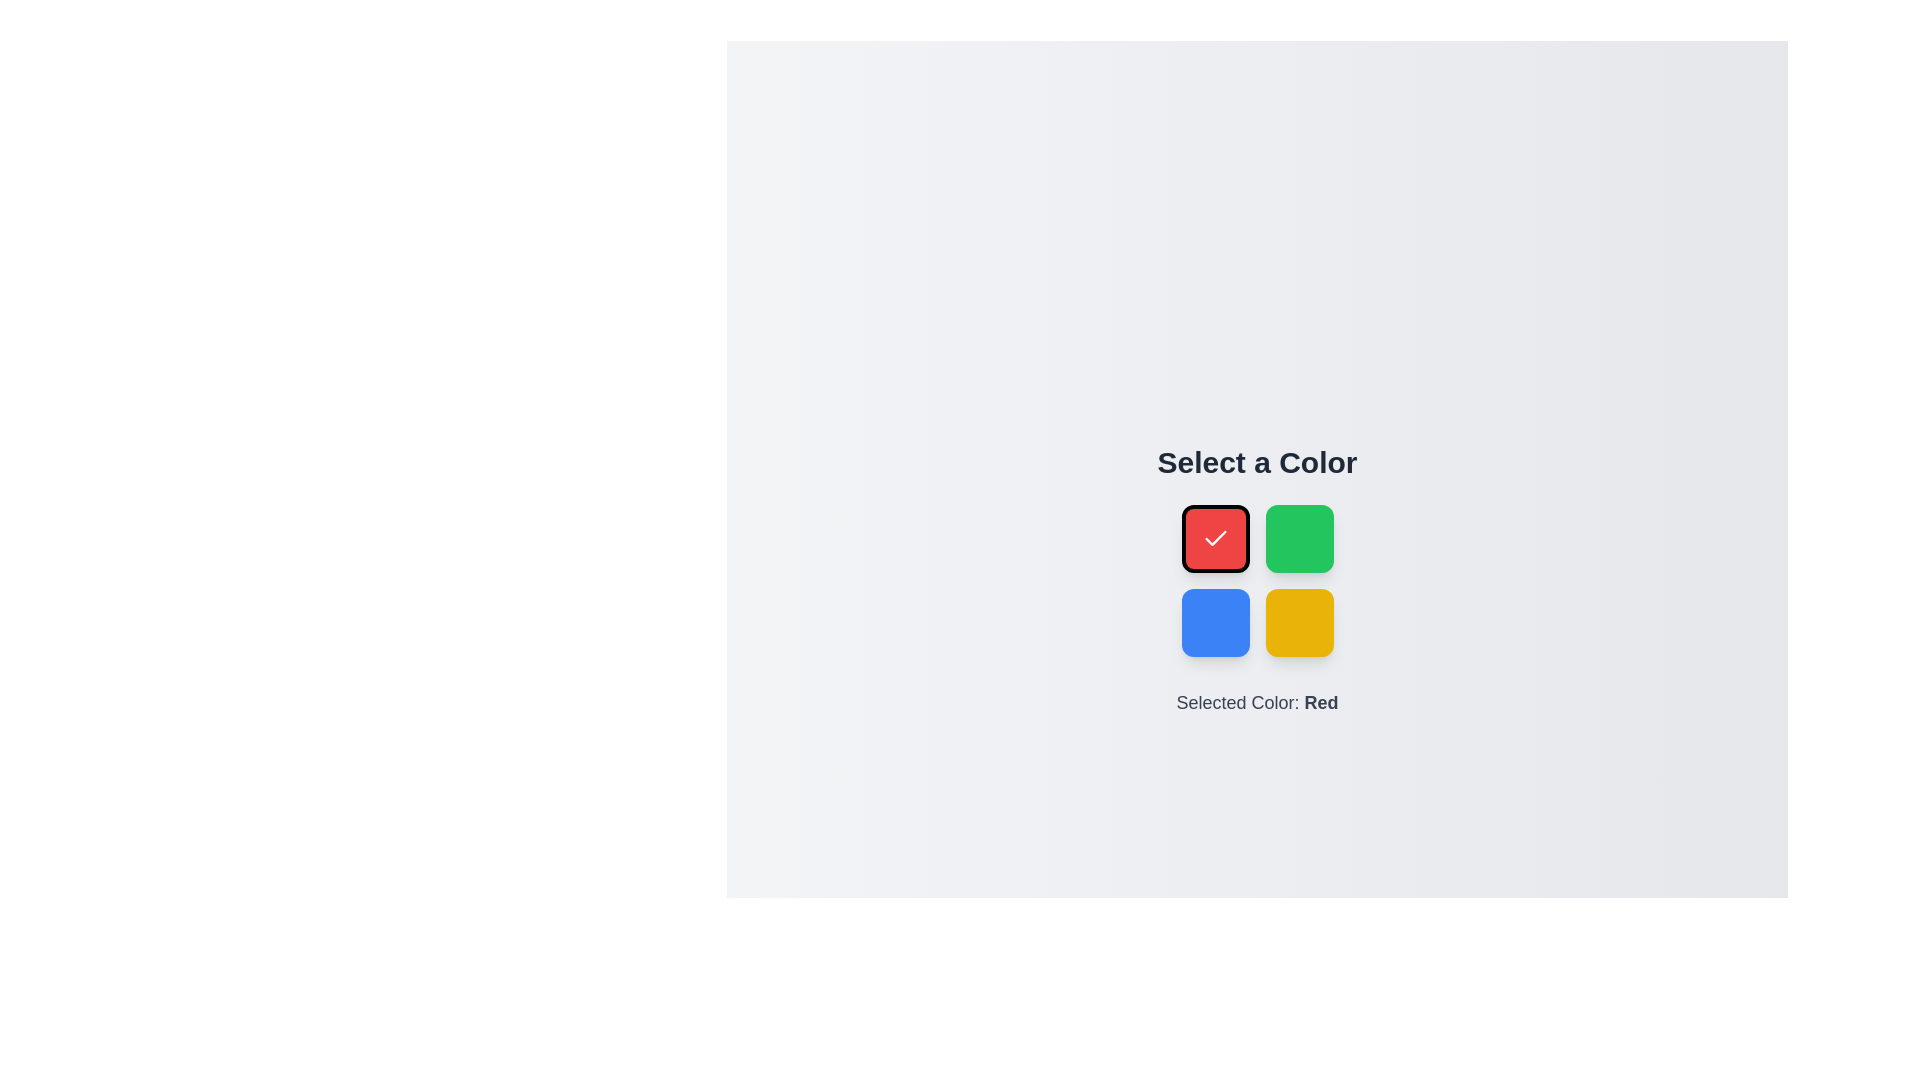 The height and width of the screenshot is (1080, 1920). What do you see at coordinates (1299, 538) in the screenshot?
I see `the color Green by clicking on its corresponding button` at bounding box center [1299, 538].